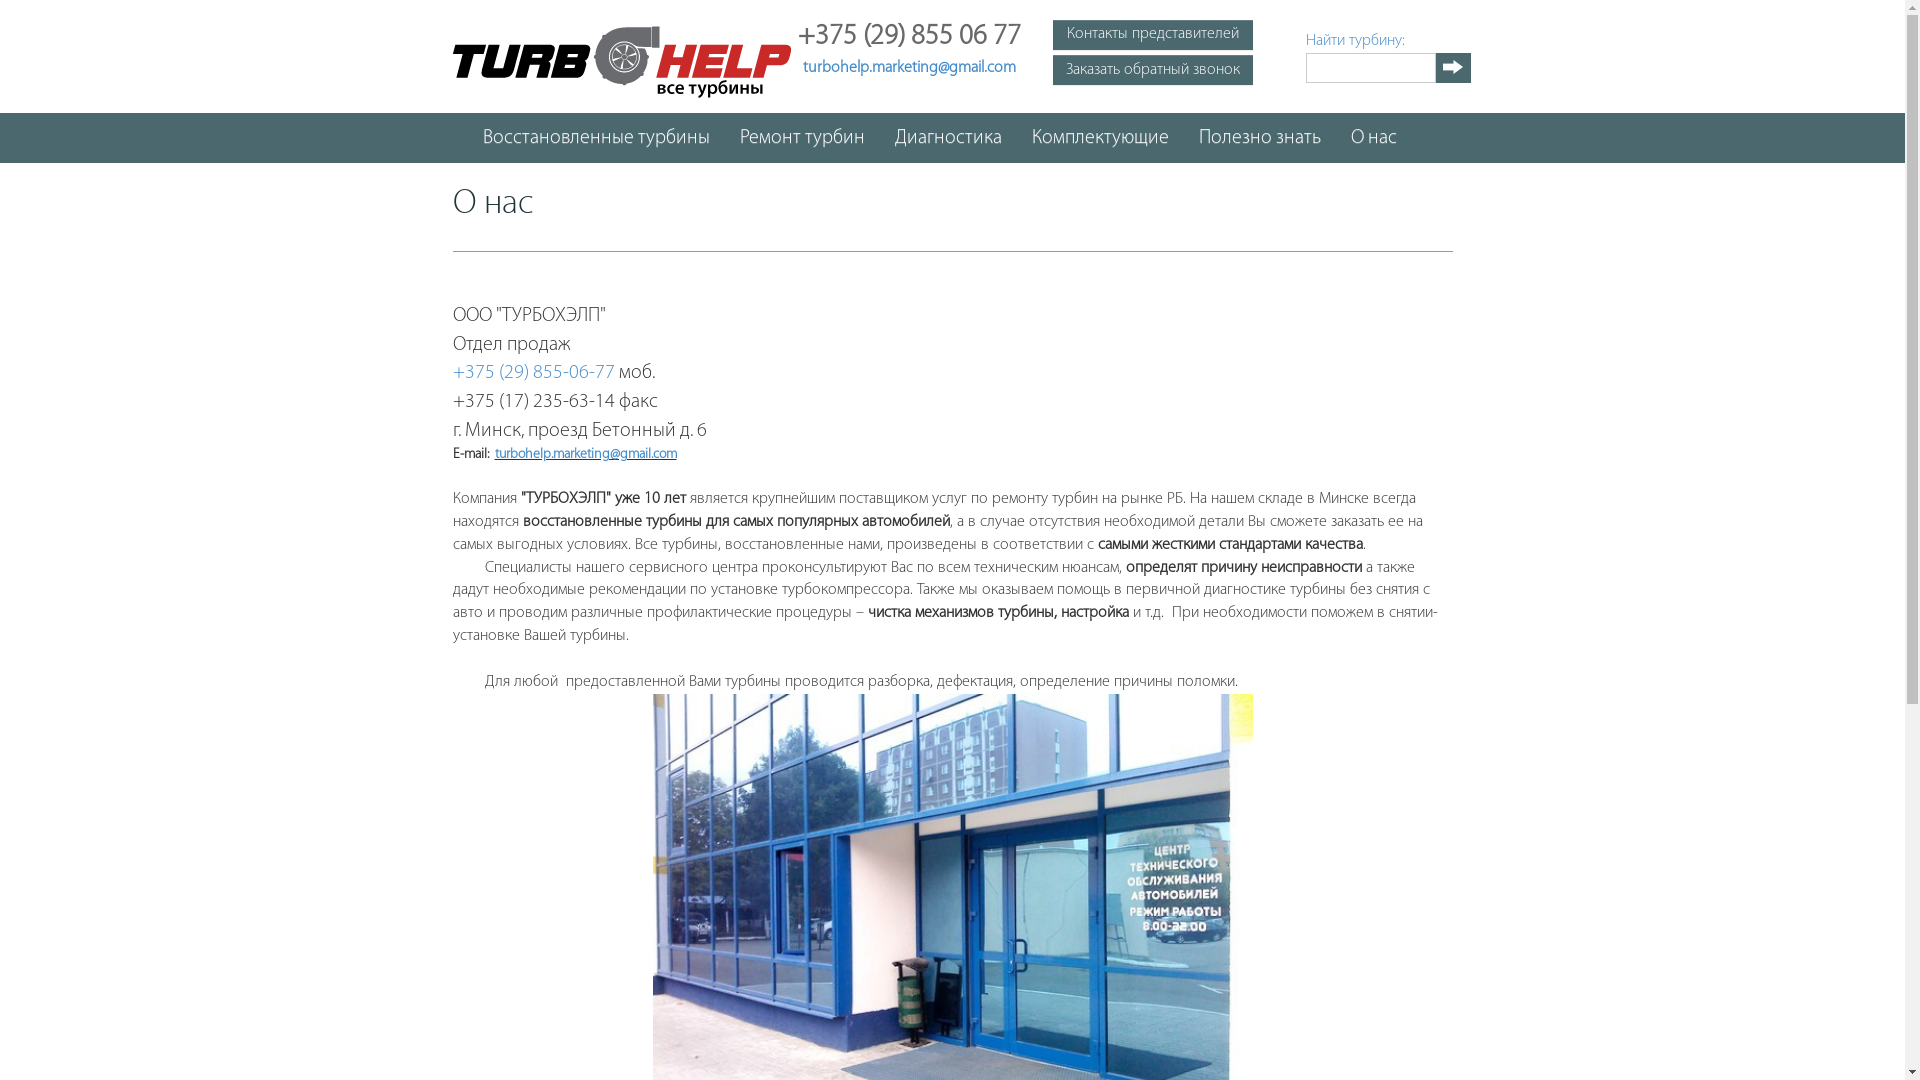  I want to click on 'turbohelp.marketing@gmail.com', so click(802, 67).